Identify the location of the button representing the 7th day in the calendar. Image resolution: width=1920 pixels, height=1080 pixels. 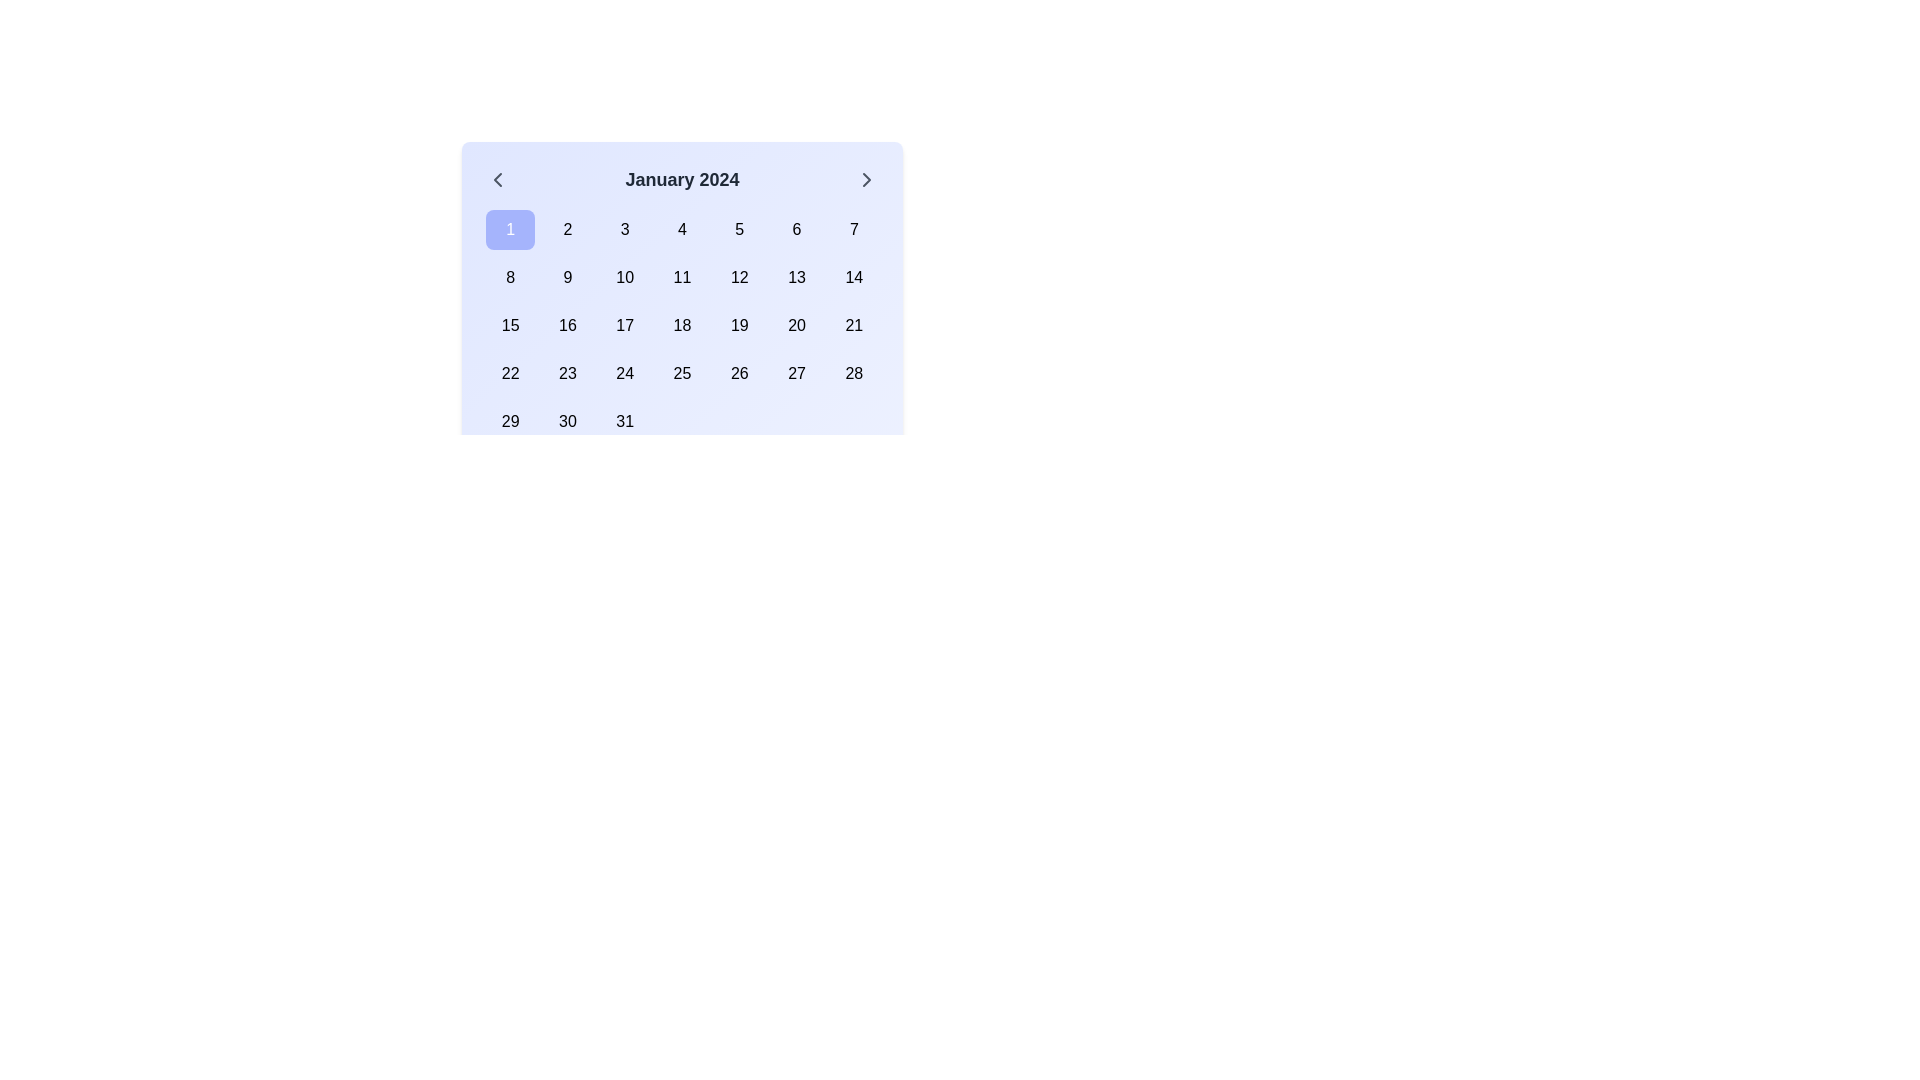
(854, 229).